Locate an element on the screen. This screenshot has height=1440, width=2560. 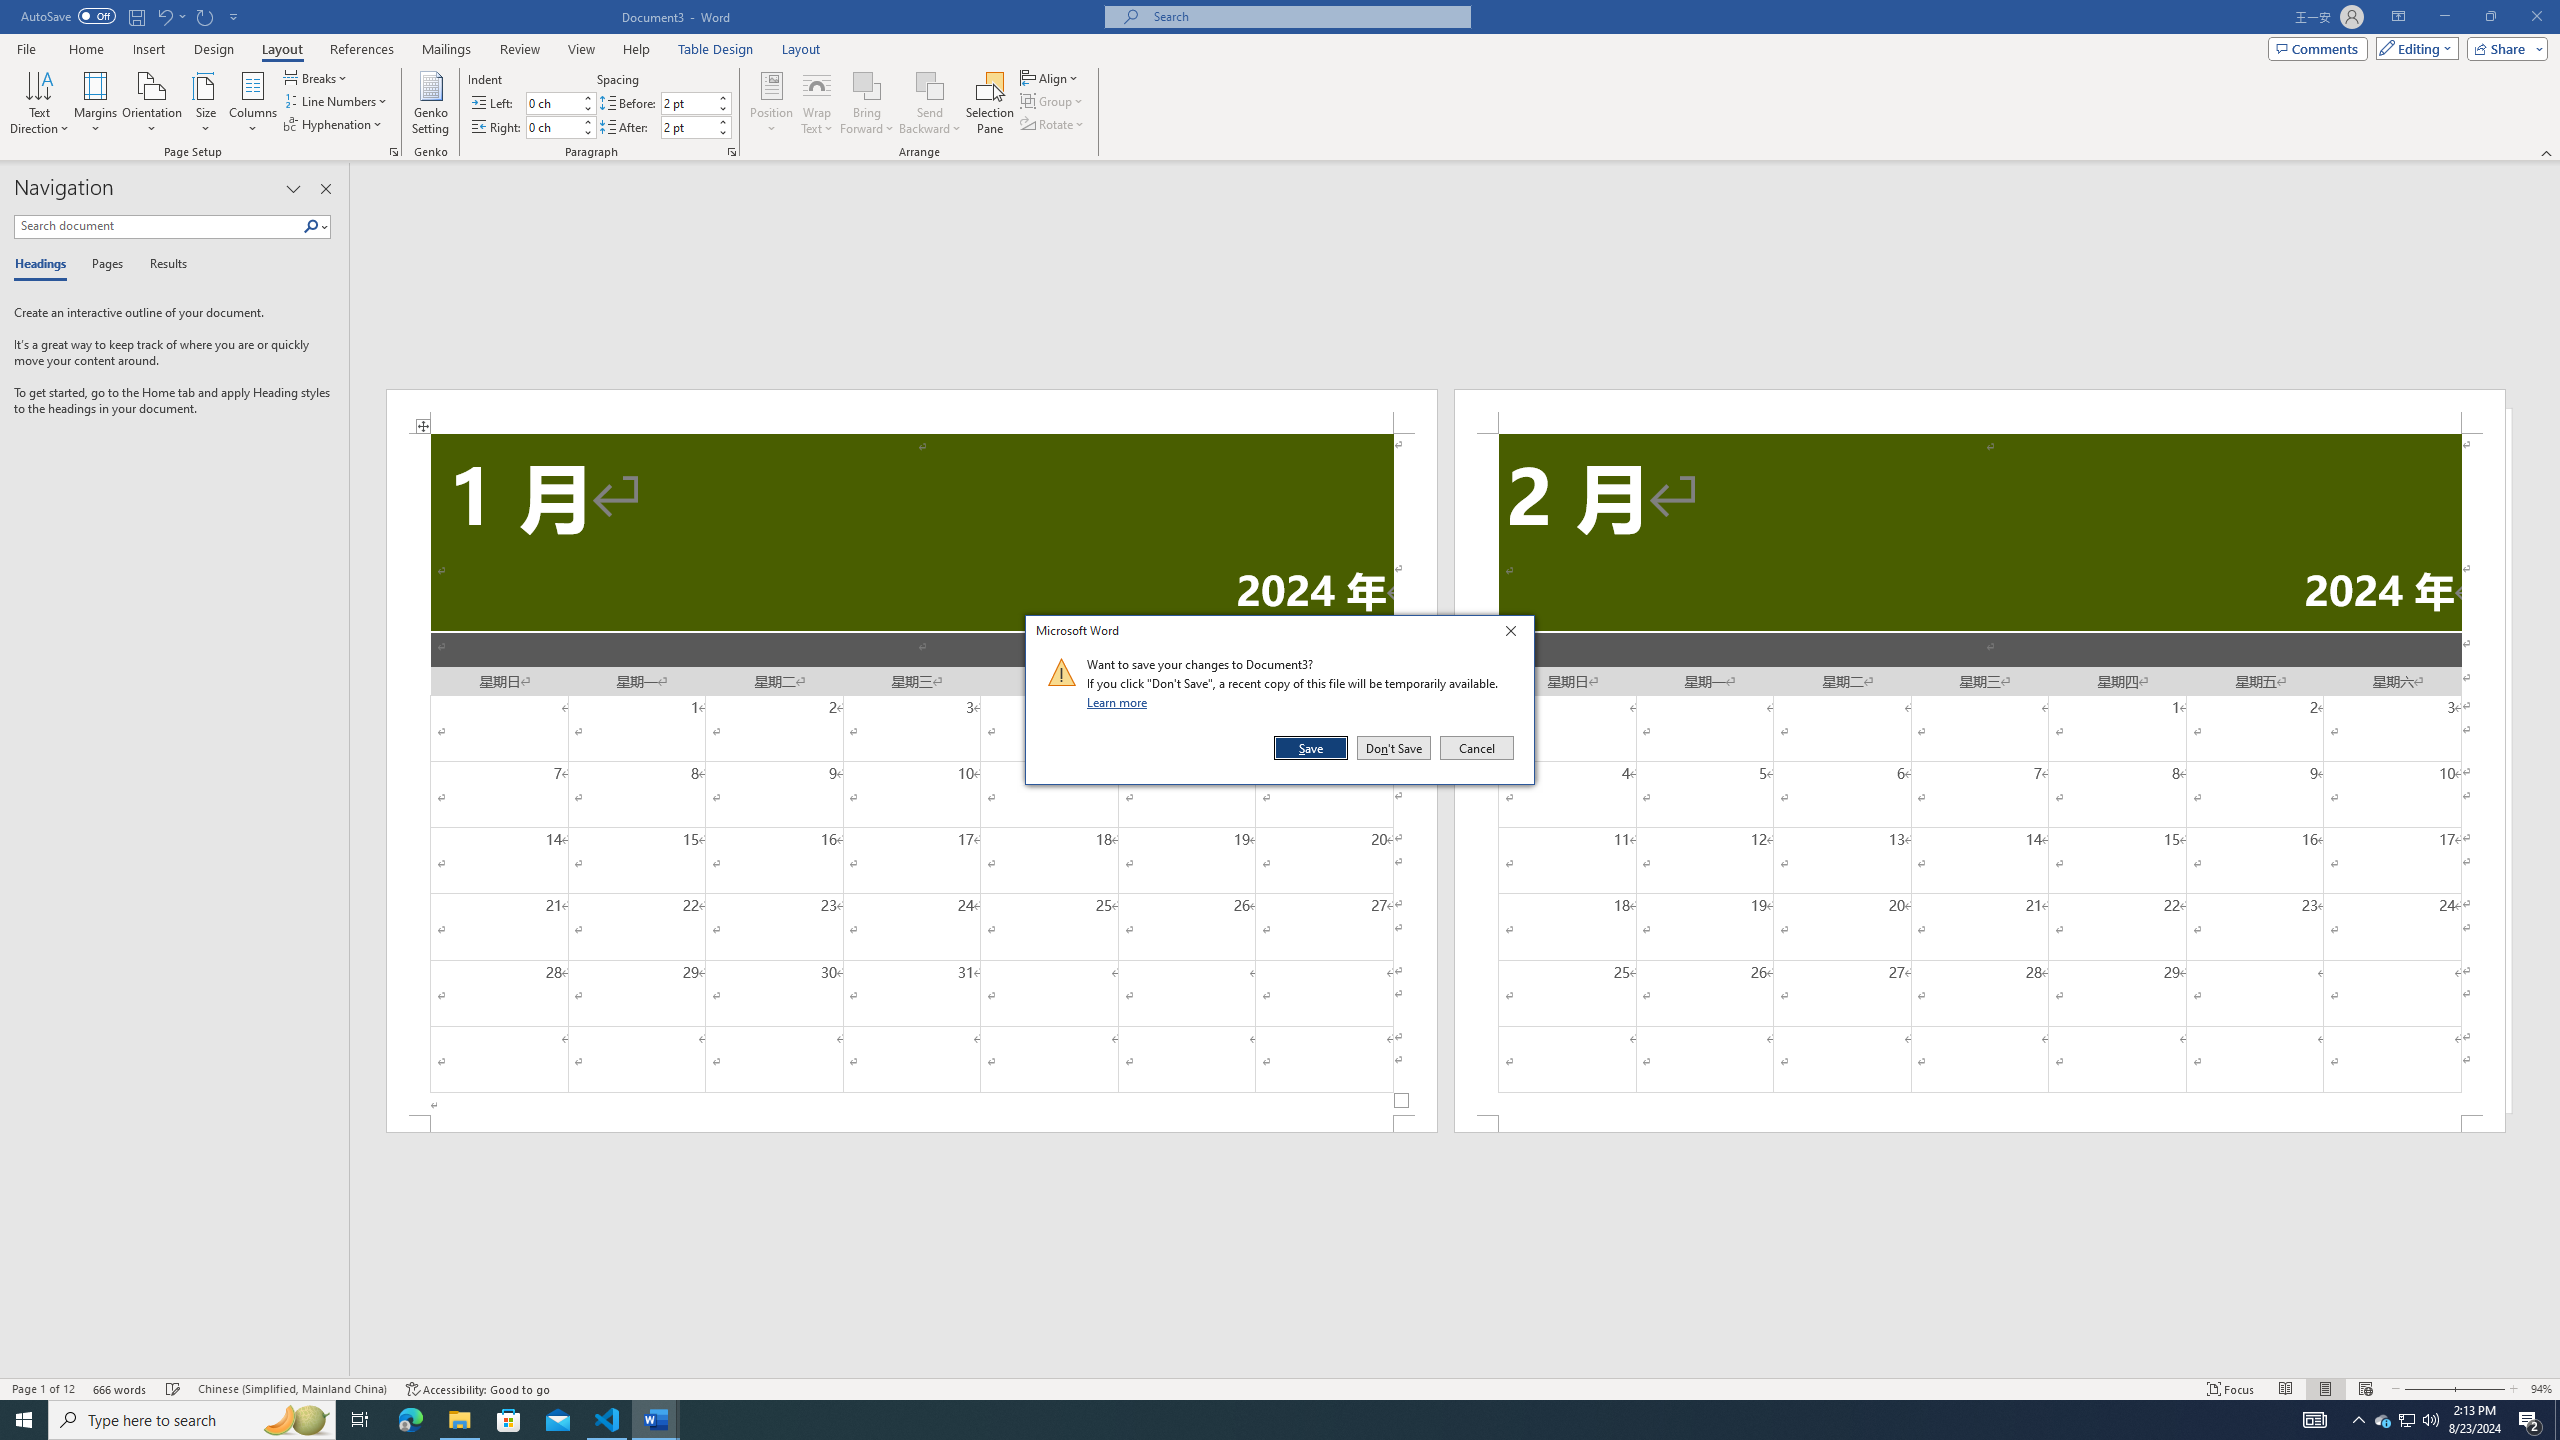
'Action Center, 2 new notifications' is located at coordinates (2530, 1418).